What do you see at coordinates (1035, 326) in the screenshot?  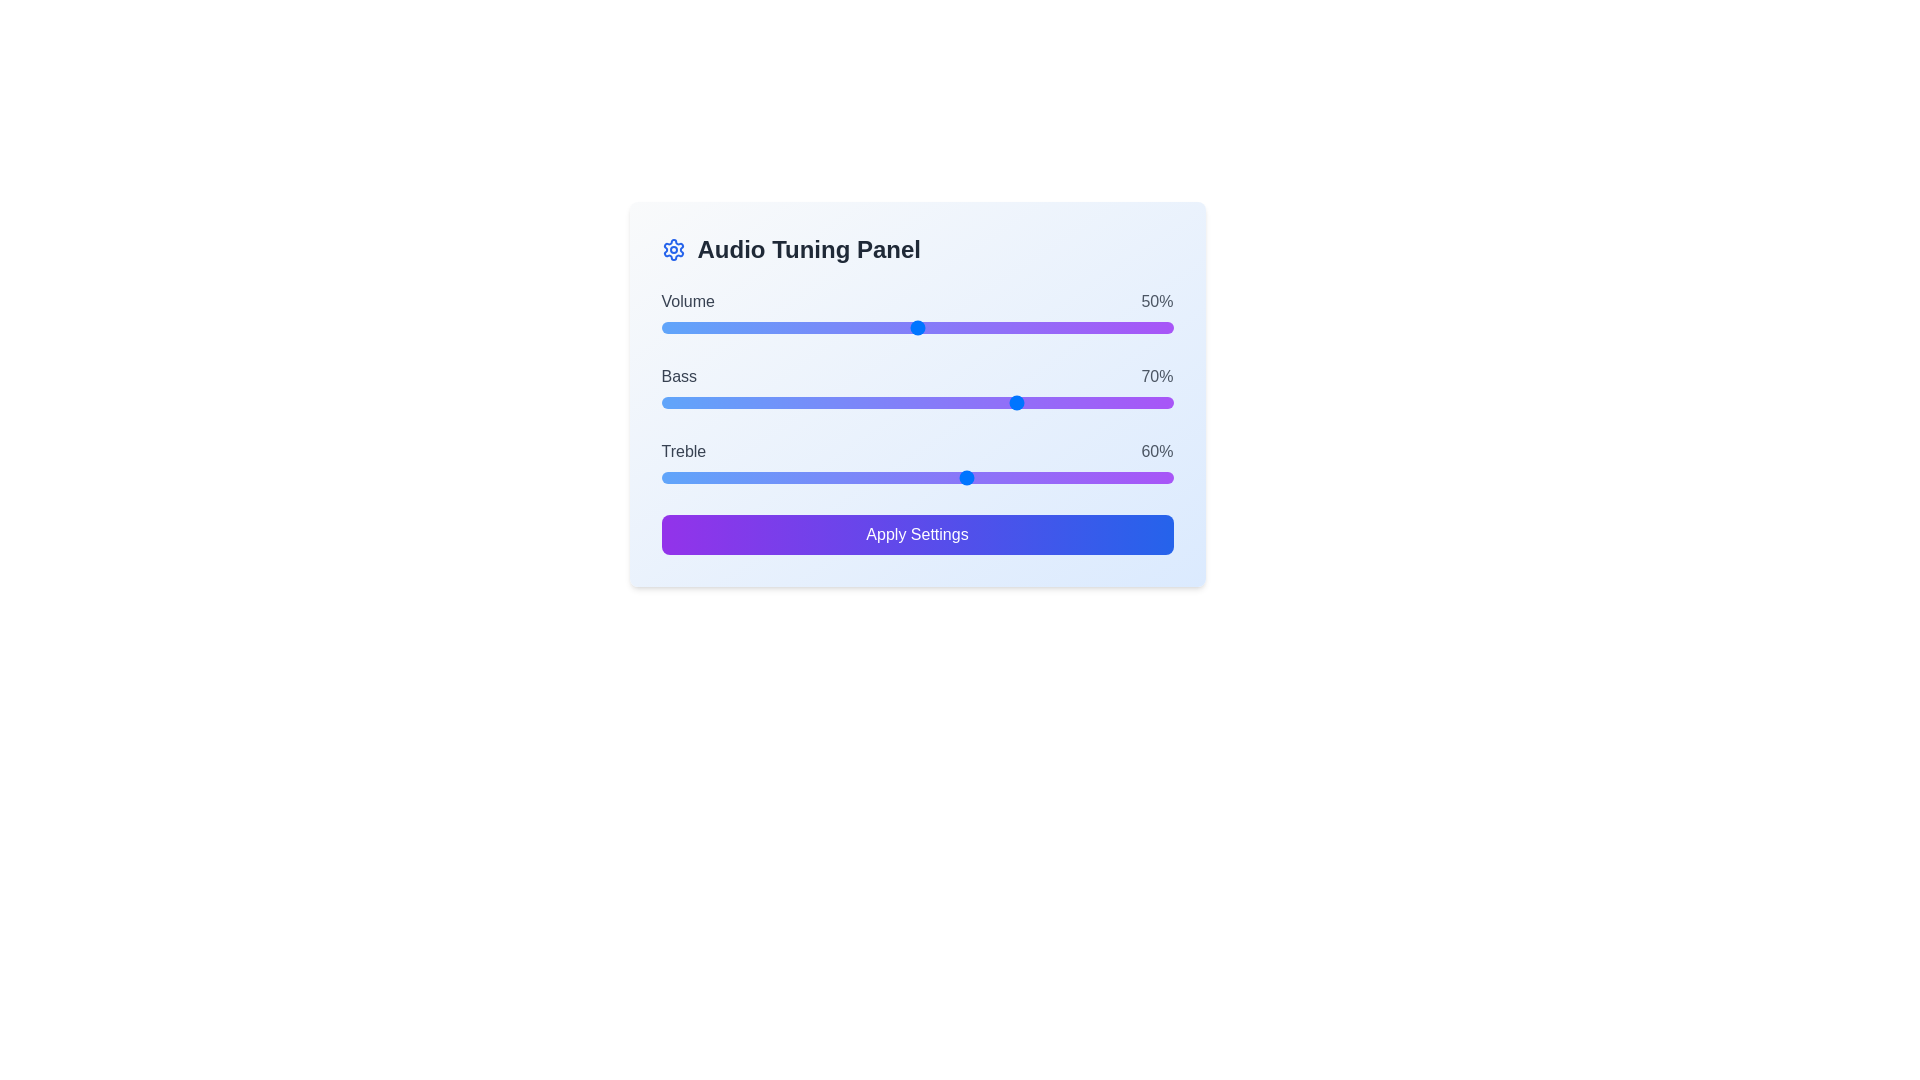 I see `the volume slider` at bounding box center [1035, 326].